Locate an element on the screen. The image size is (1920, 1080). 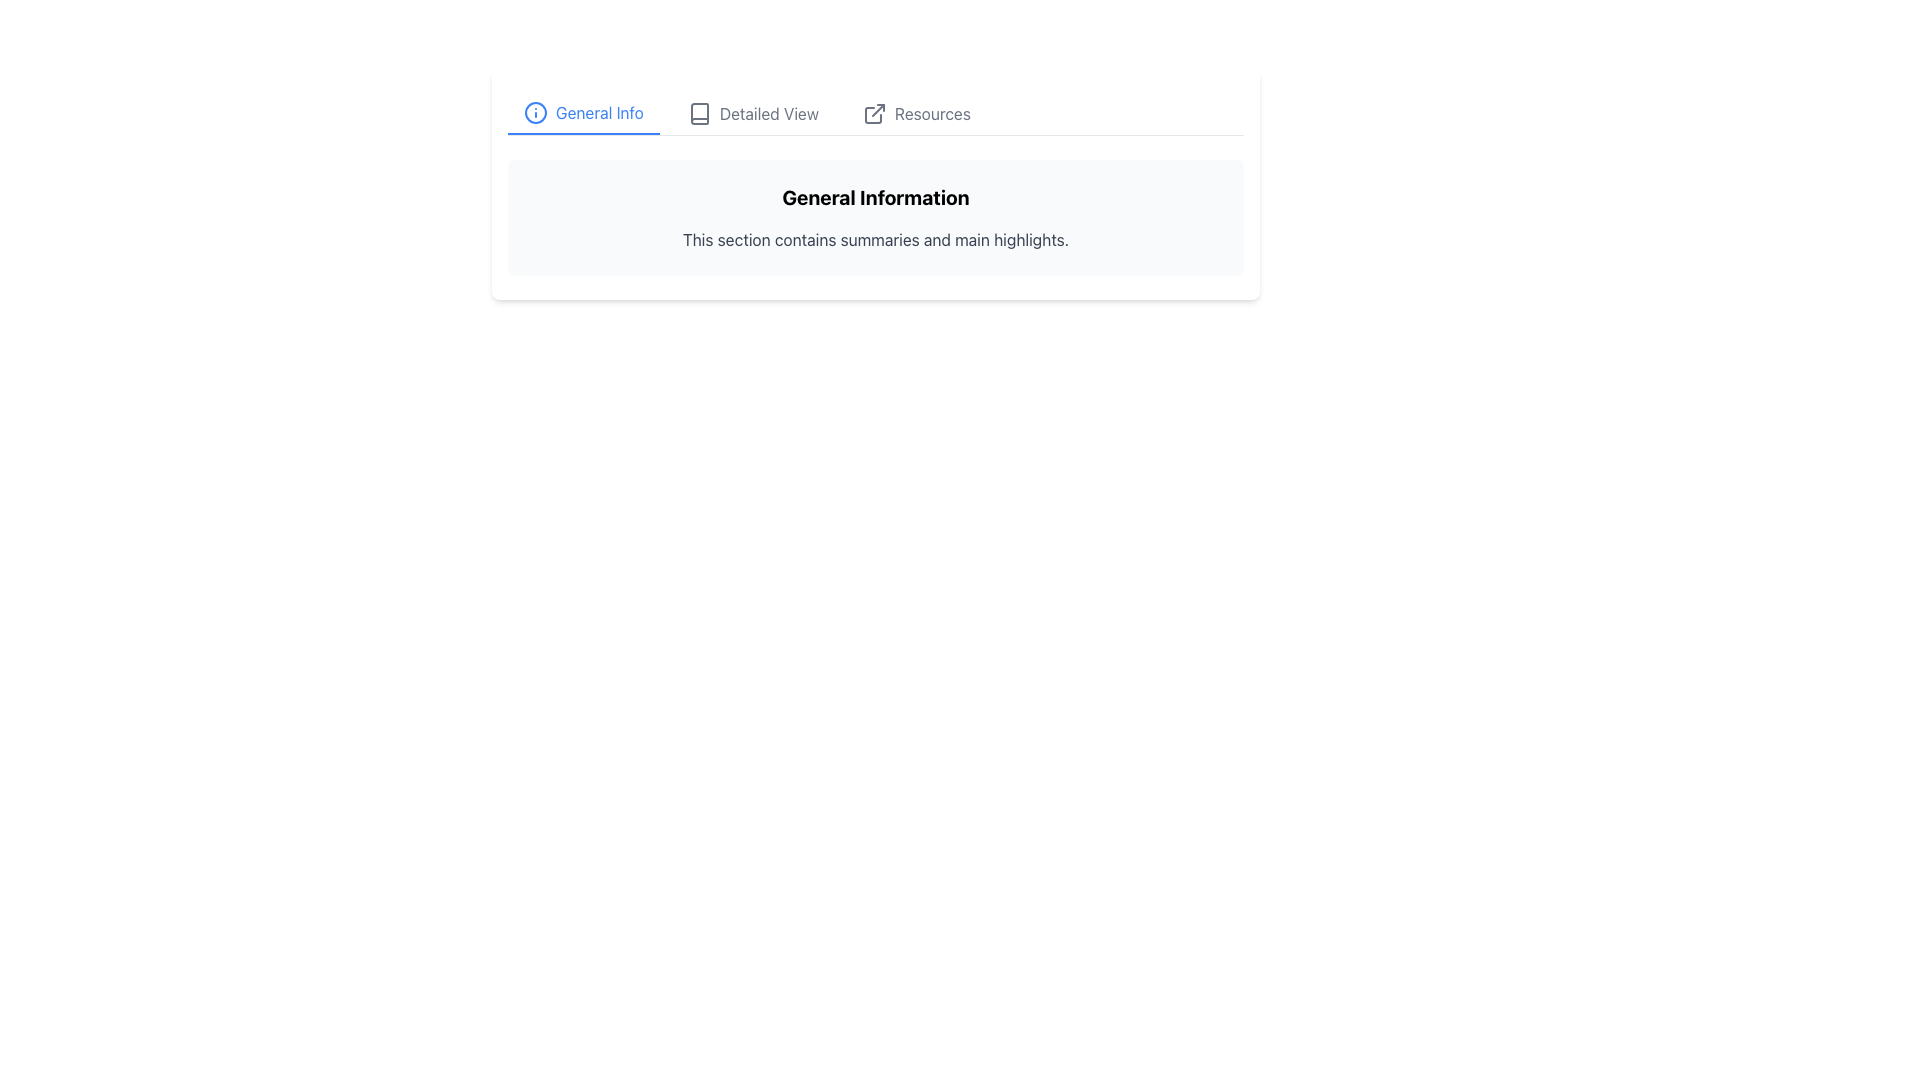
text from the Text Label located between 'General Info' and 'Resources', which serves as a descriptive label for a clickable button or tab is located at coordinates (768, 114).